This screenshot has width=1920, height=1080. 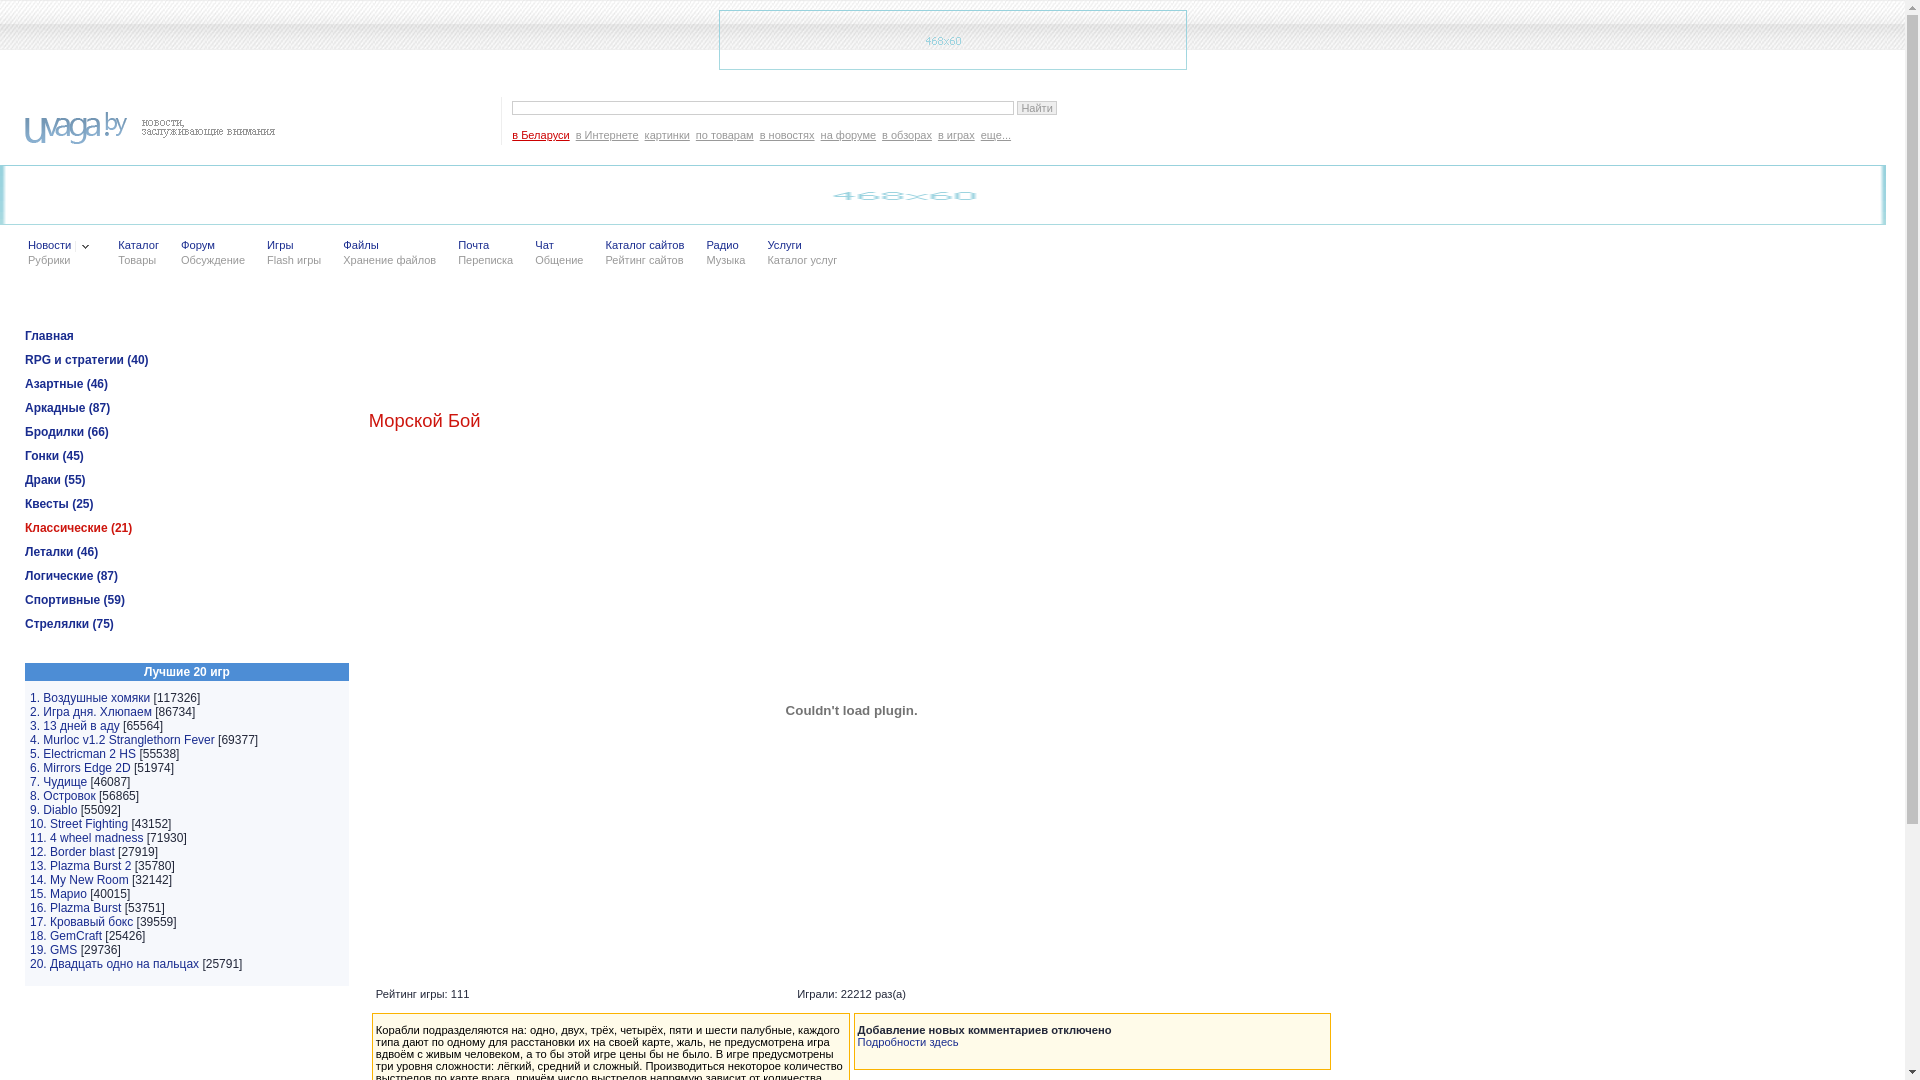 I want to click on '9. Diablo', so click(x=53, y=810).